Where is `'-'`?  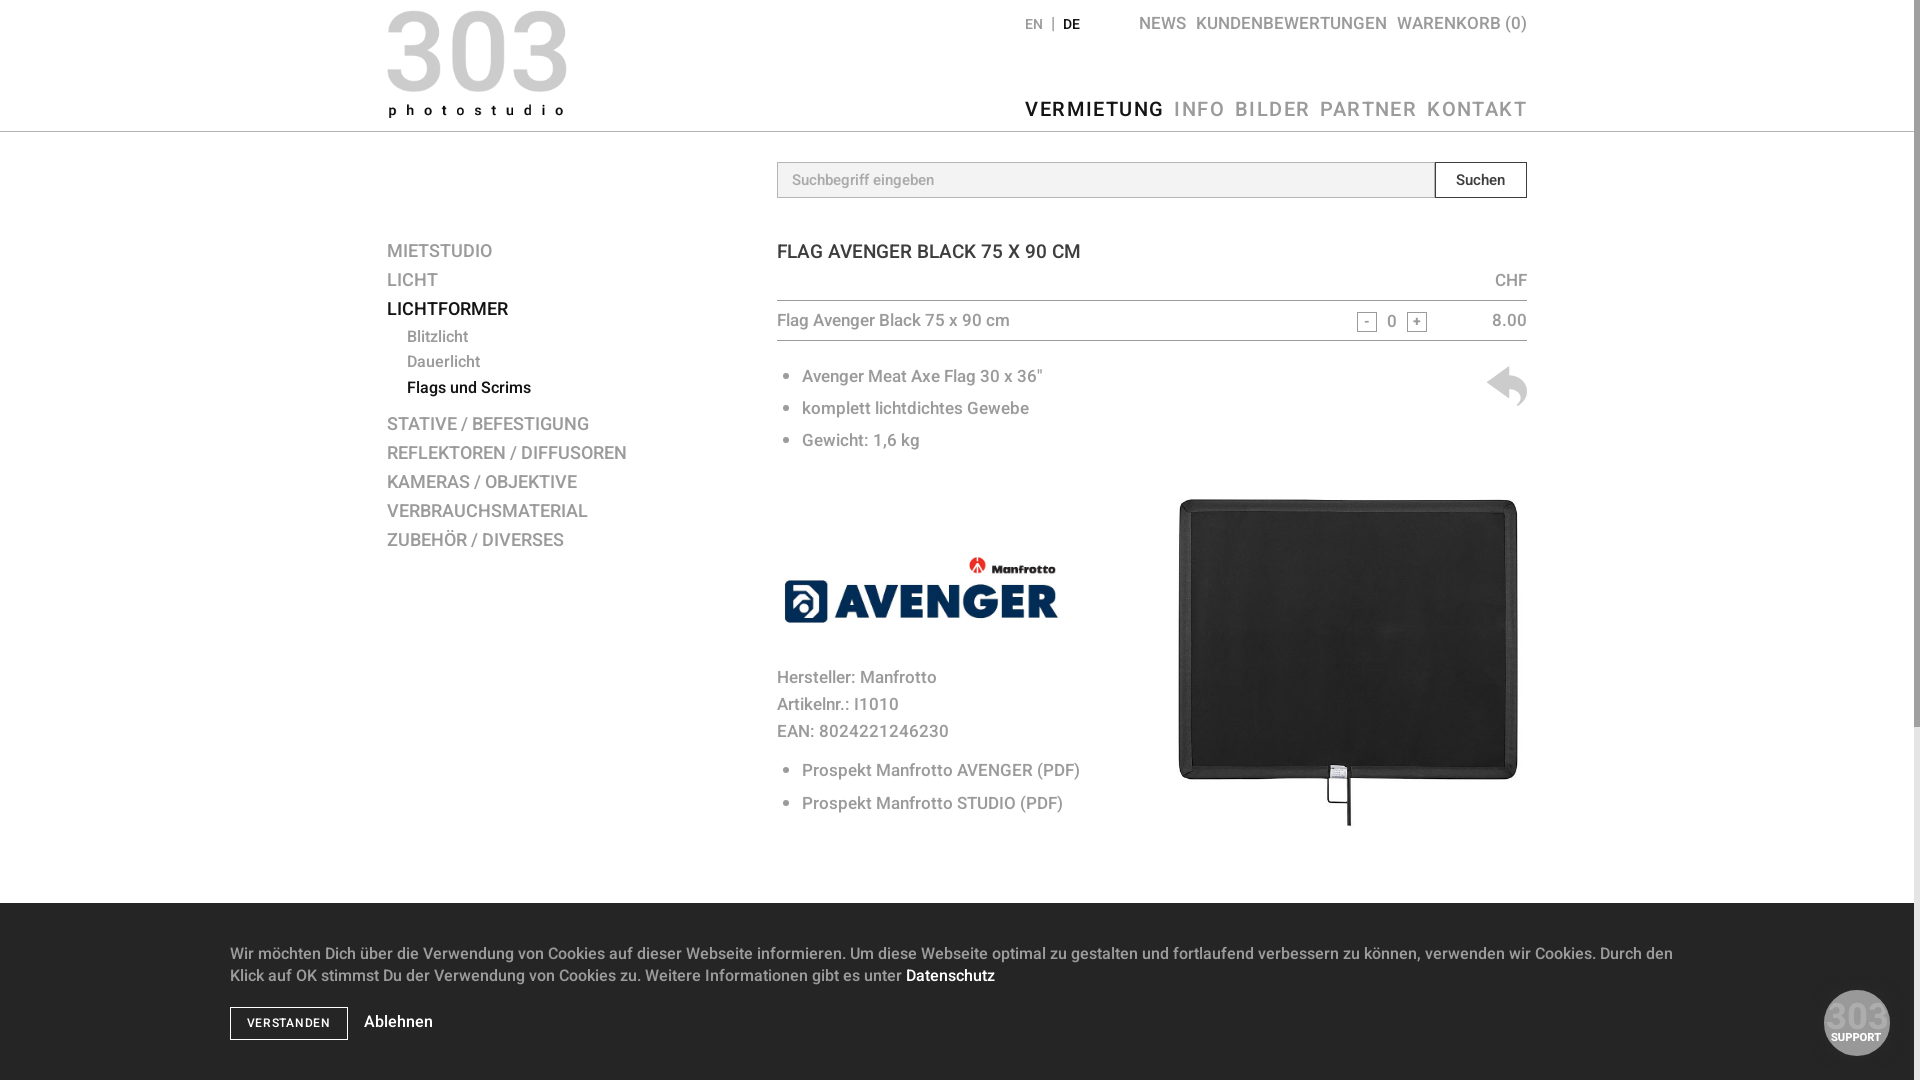
'-' is located at coordinates (1357, 320).